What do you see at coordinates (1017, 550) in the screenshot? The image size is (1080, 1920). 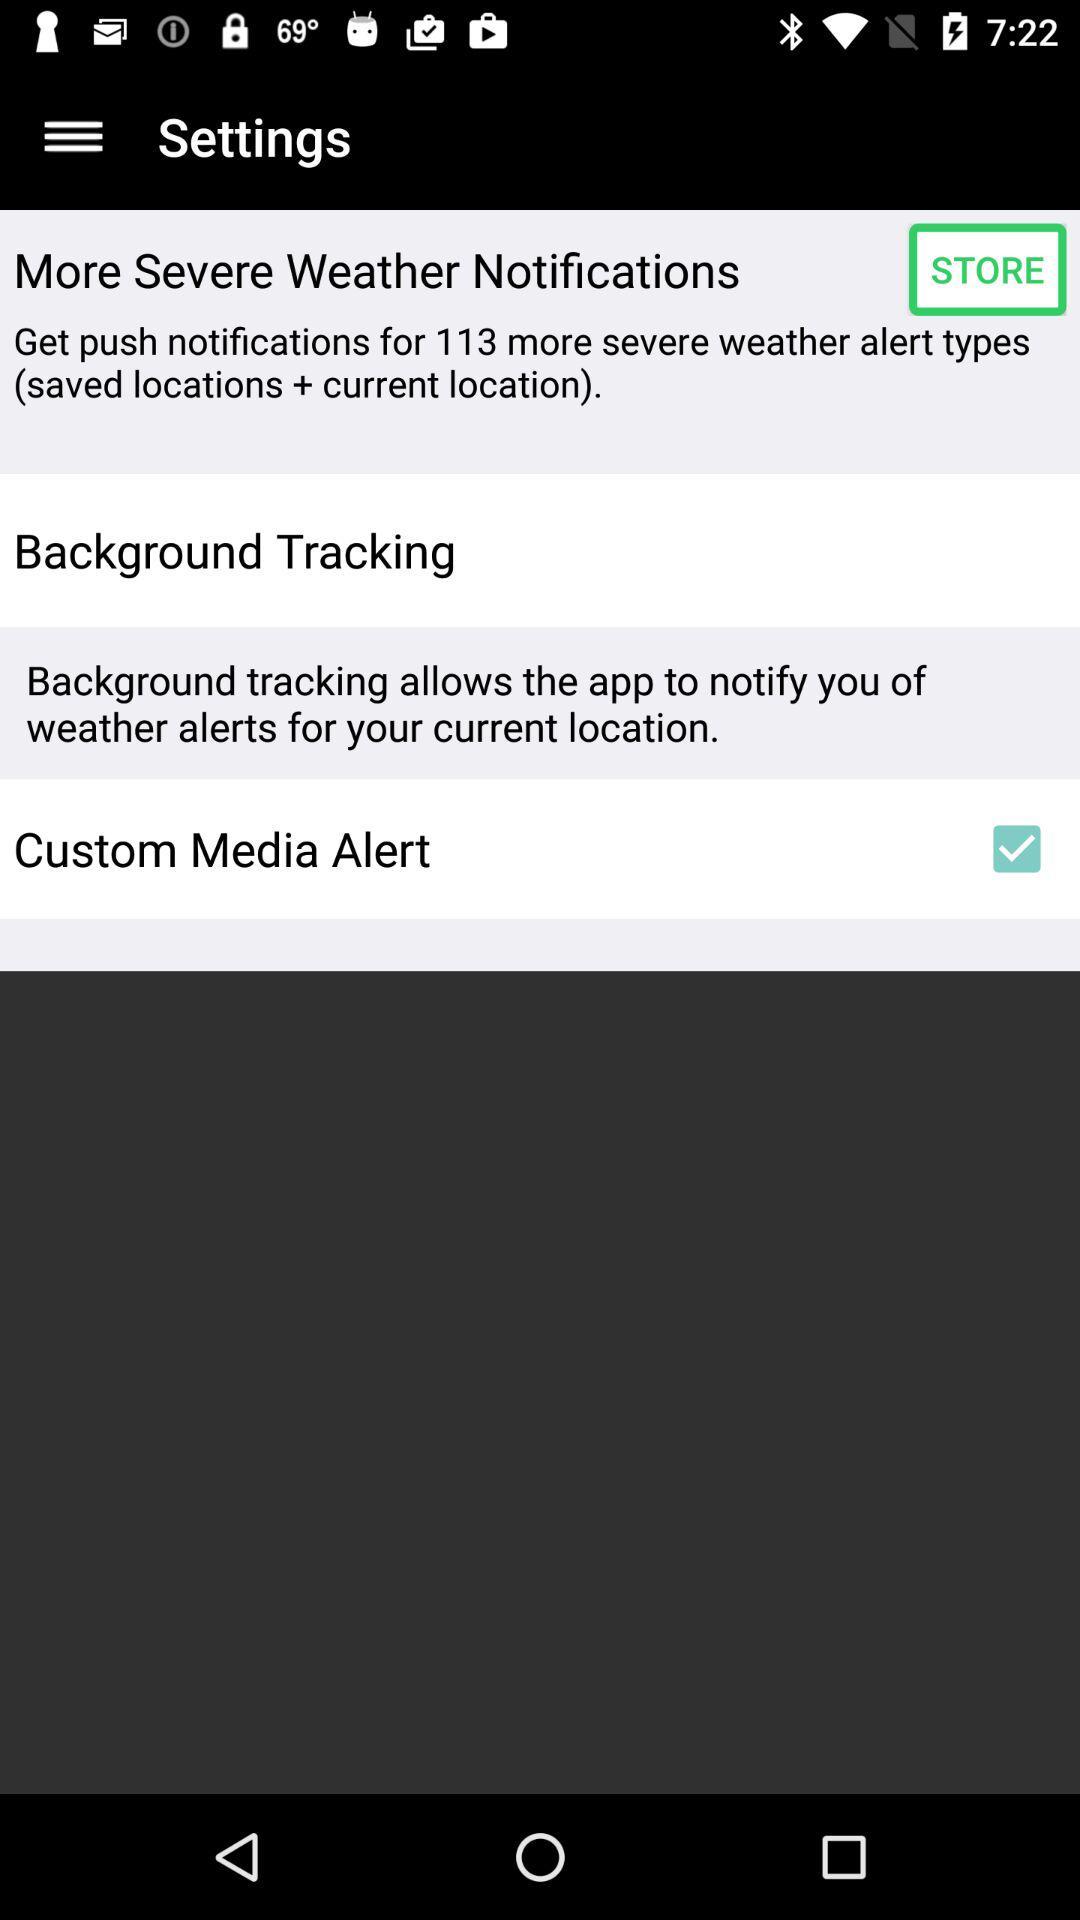 I see `item next to background tracking` at bounding box center [1017, 550].